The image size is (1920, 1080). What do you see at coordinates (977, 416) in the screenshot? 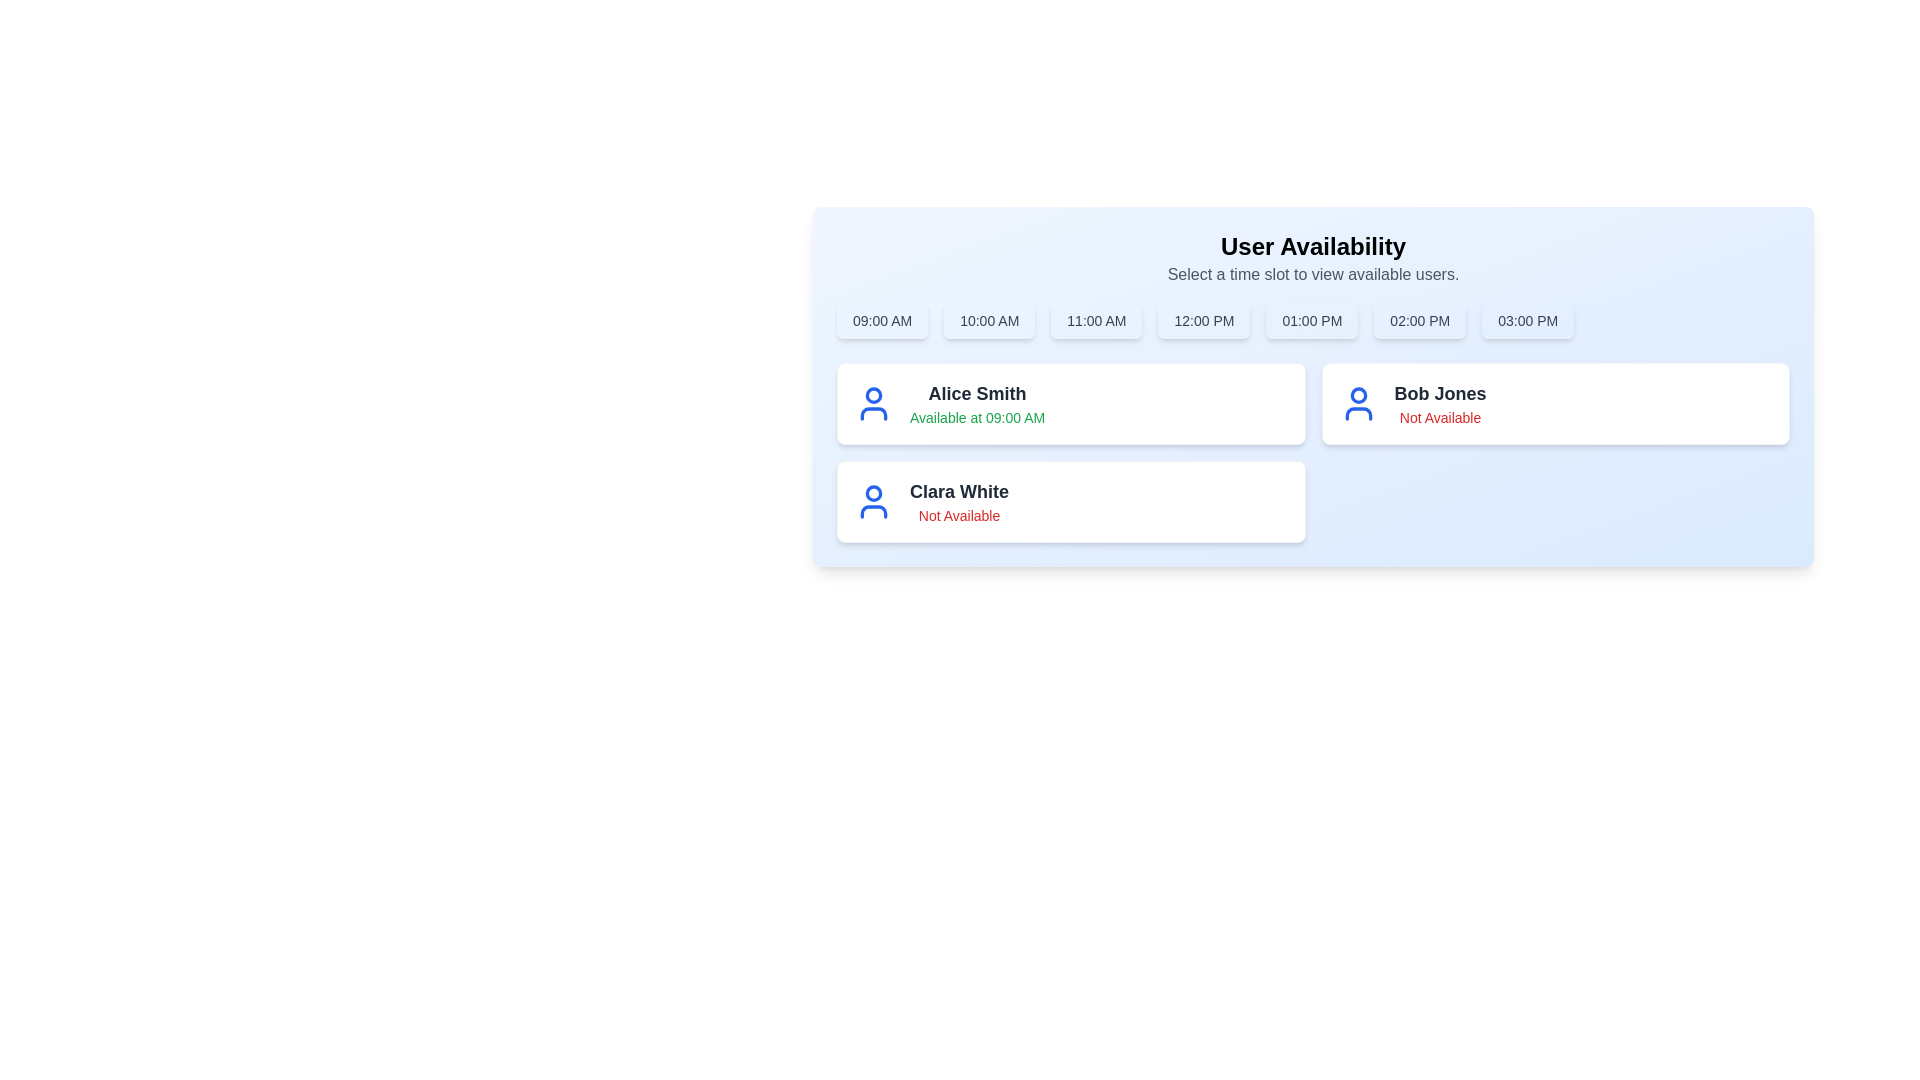
I see `the static text label displaying 'Available at 09:00 AM' under 'Alice Smith' in the user availability list` at bounding box center [977, 416].